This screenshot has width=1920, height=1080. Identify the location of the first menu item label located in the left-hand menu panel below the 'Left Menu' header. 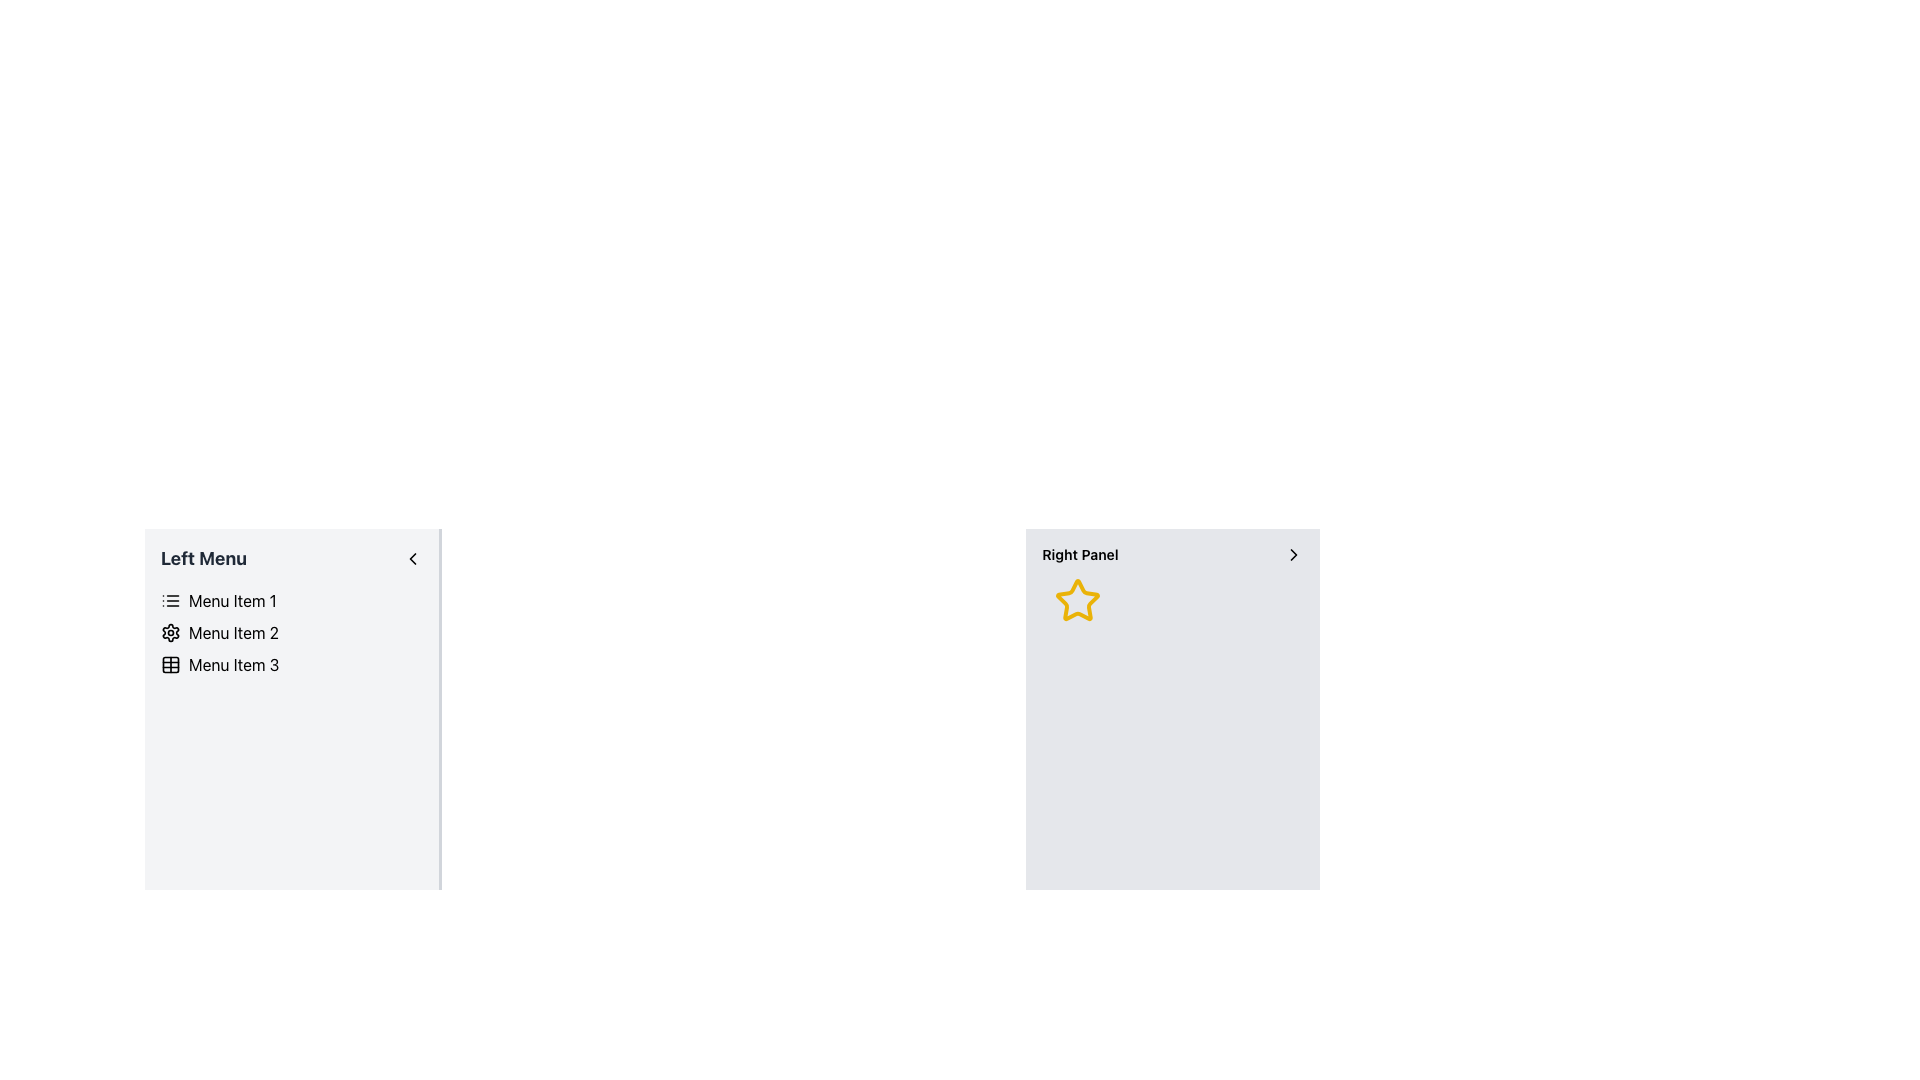
(232, 600).